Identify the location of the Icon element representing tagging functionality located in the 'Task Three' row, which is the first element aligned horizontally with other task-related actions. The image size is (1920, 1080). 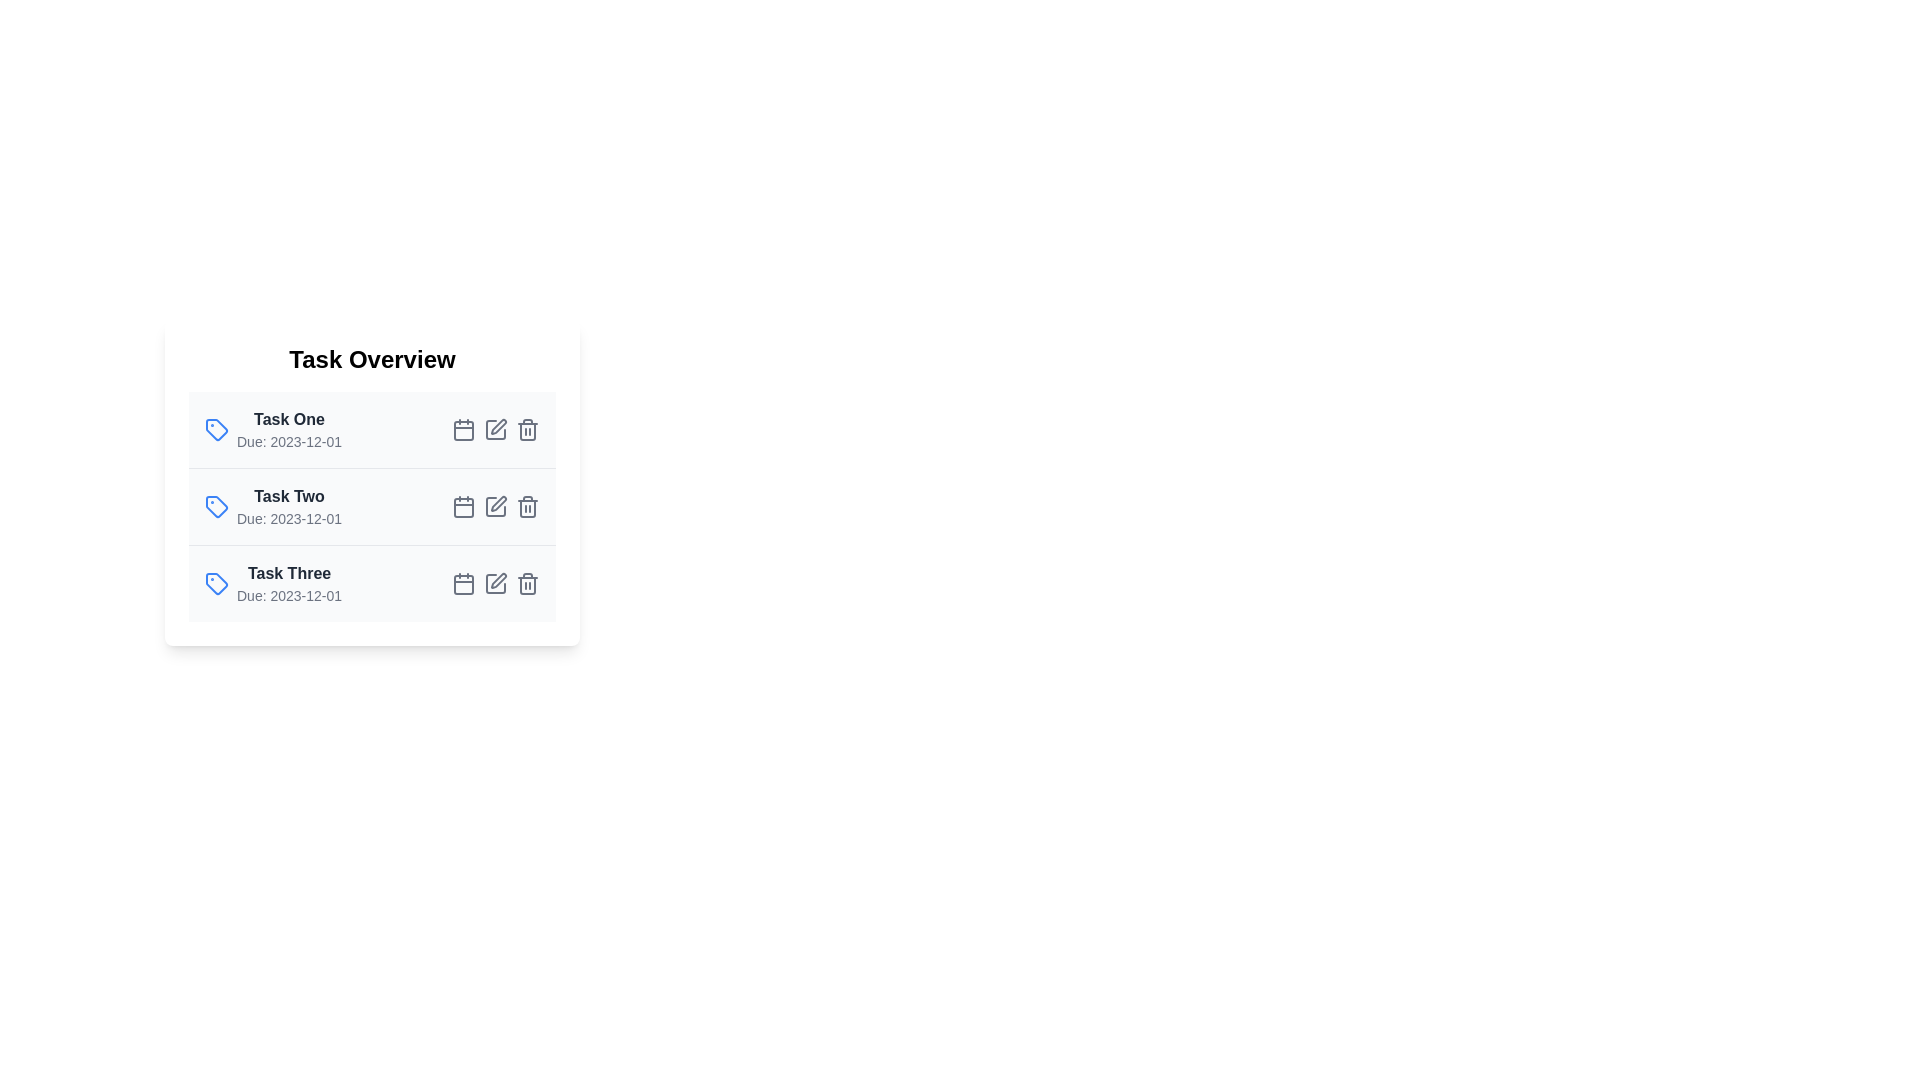
(216, 583).